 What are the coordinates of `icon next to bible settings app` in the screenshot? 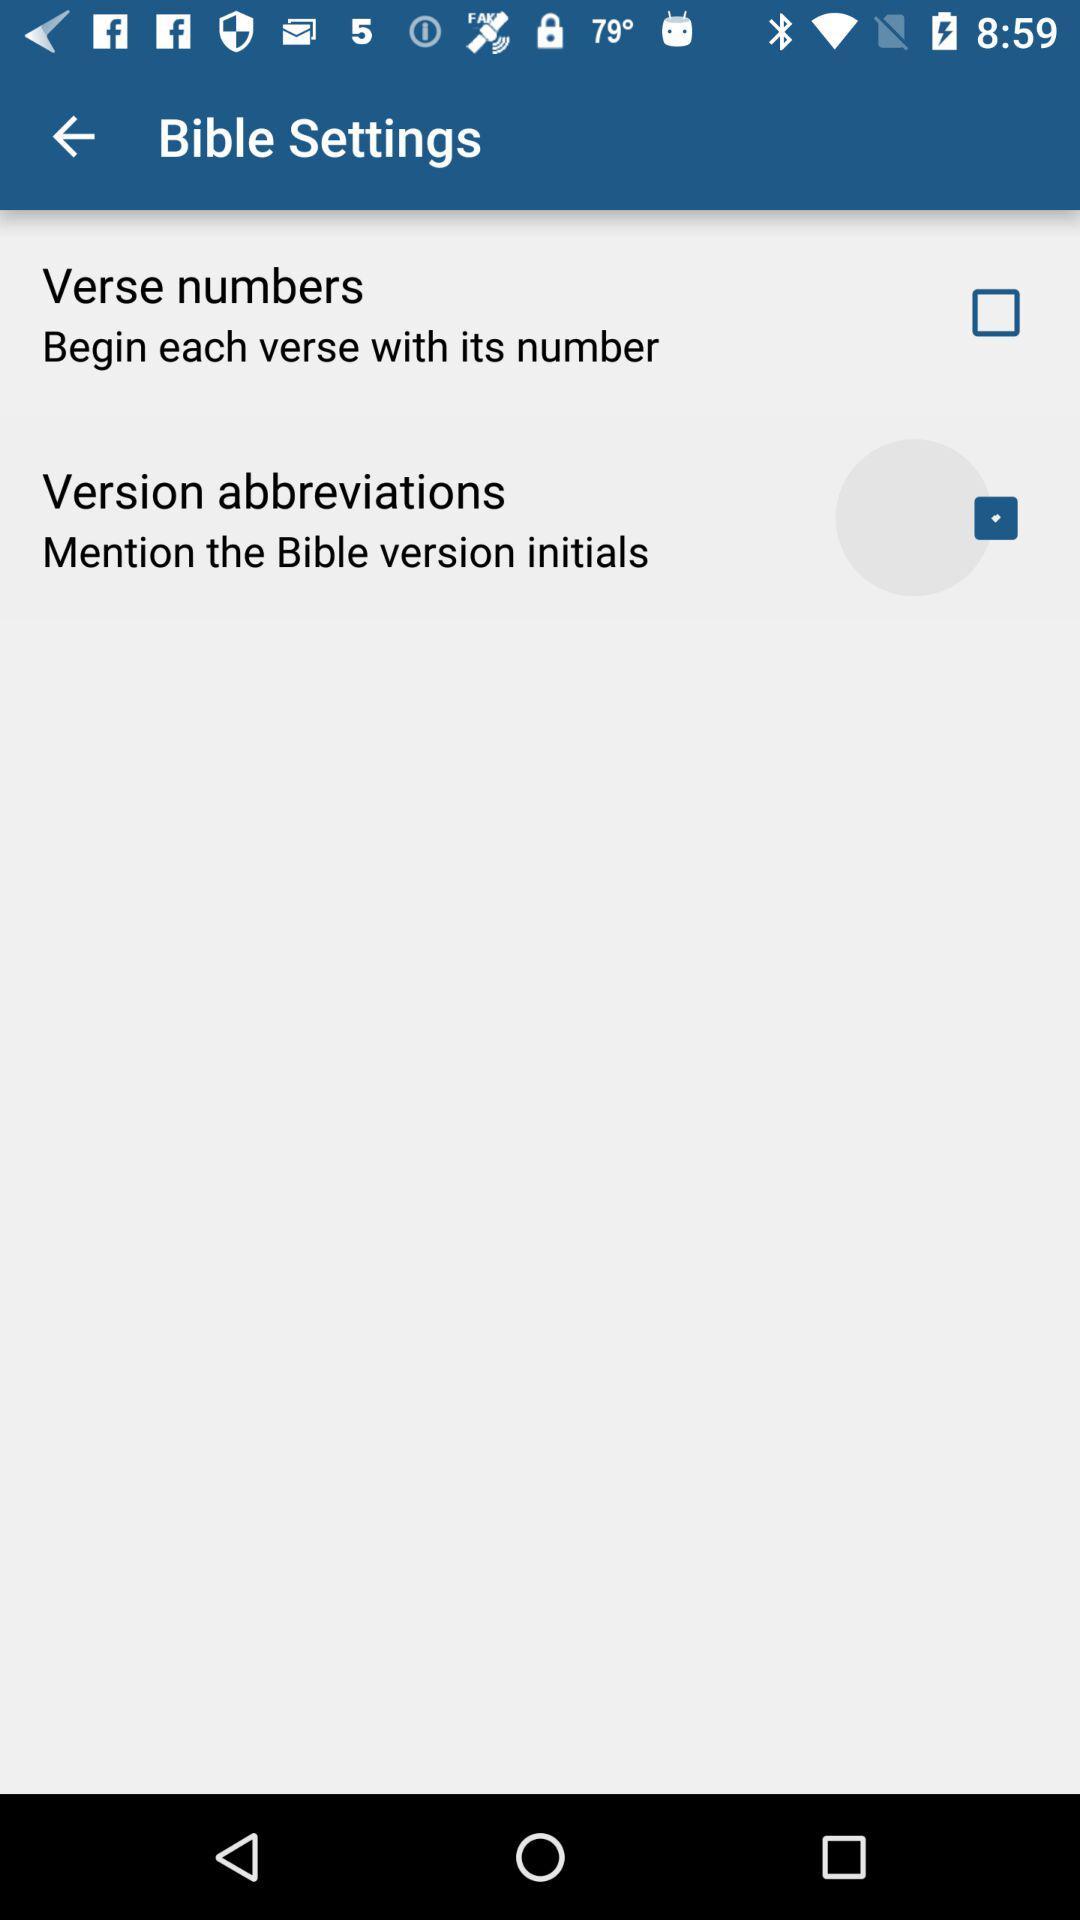 It's located at (72, 135).